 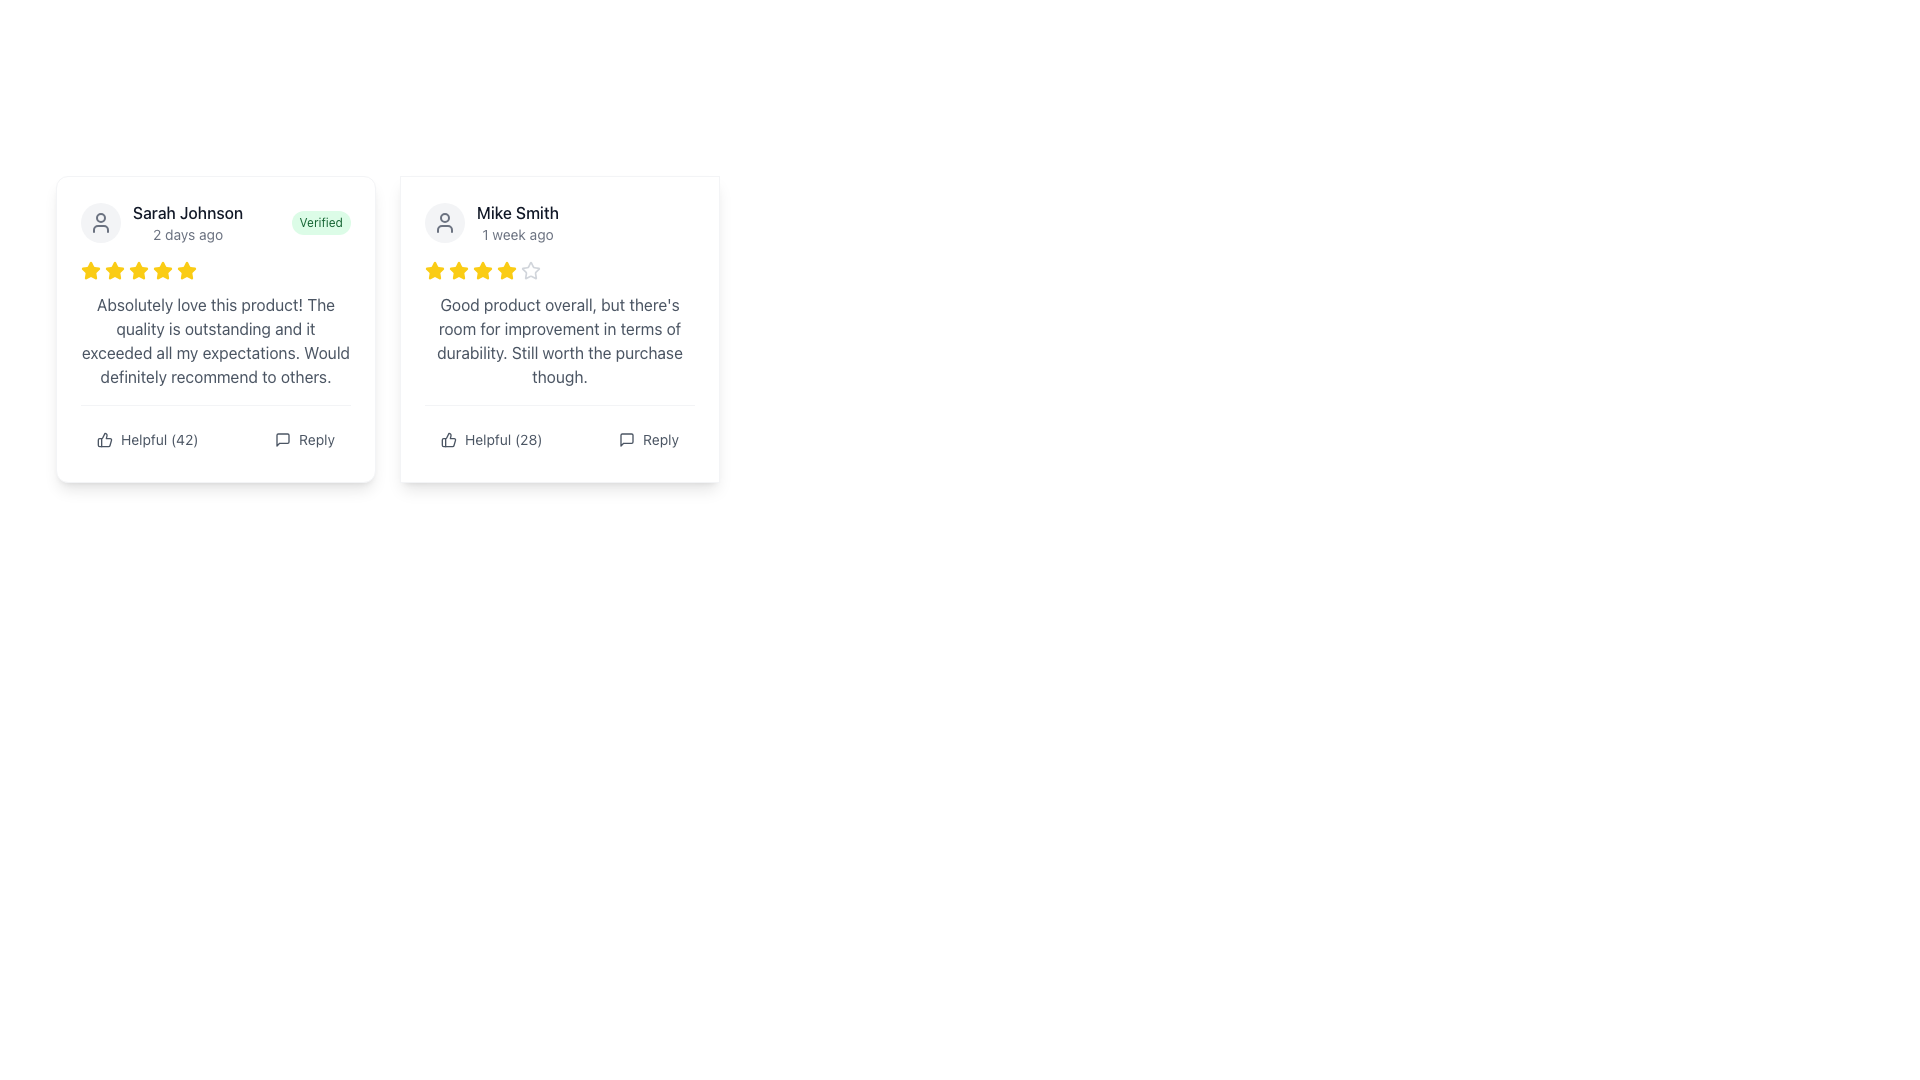 What do you see at coordinates (187, 270) in the screenshot?
I see `the fourth star in the five-star rating system under the user review heading 'Sarah Johnson' to emphasize it` at bounding box center [187, 270].